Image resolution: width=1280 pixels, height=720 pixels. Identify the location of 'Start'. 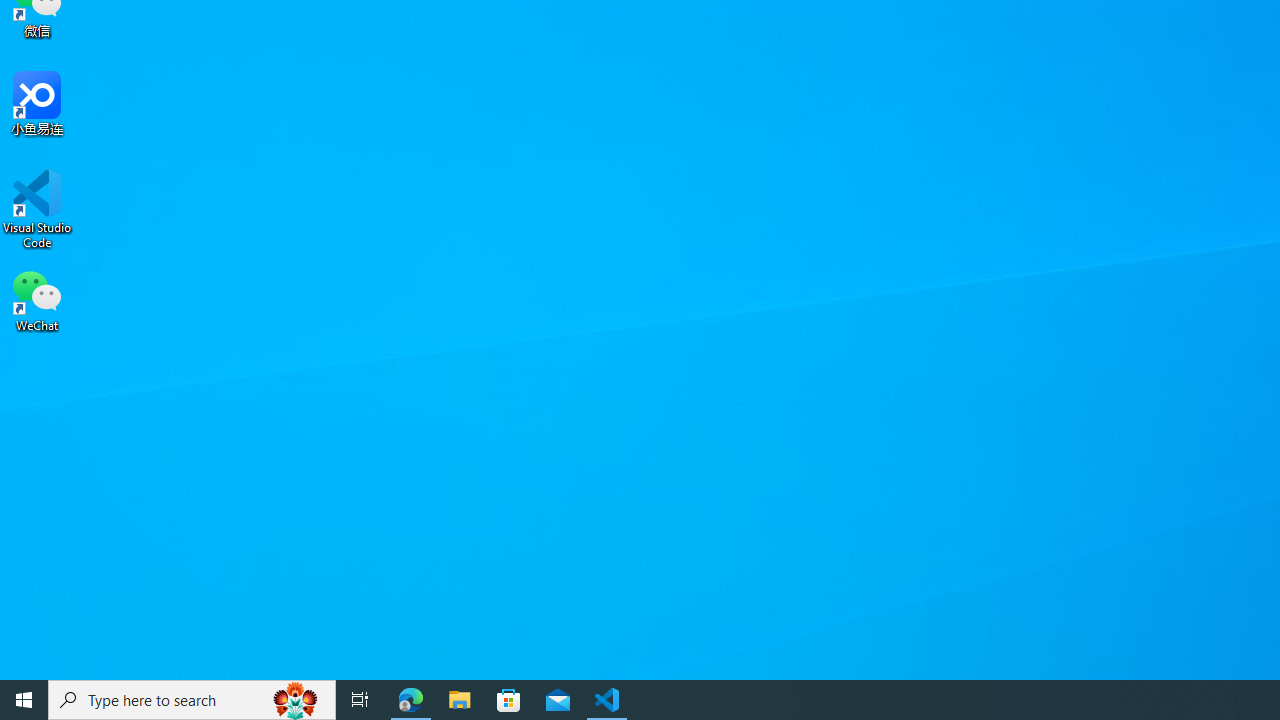
(24, 698).